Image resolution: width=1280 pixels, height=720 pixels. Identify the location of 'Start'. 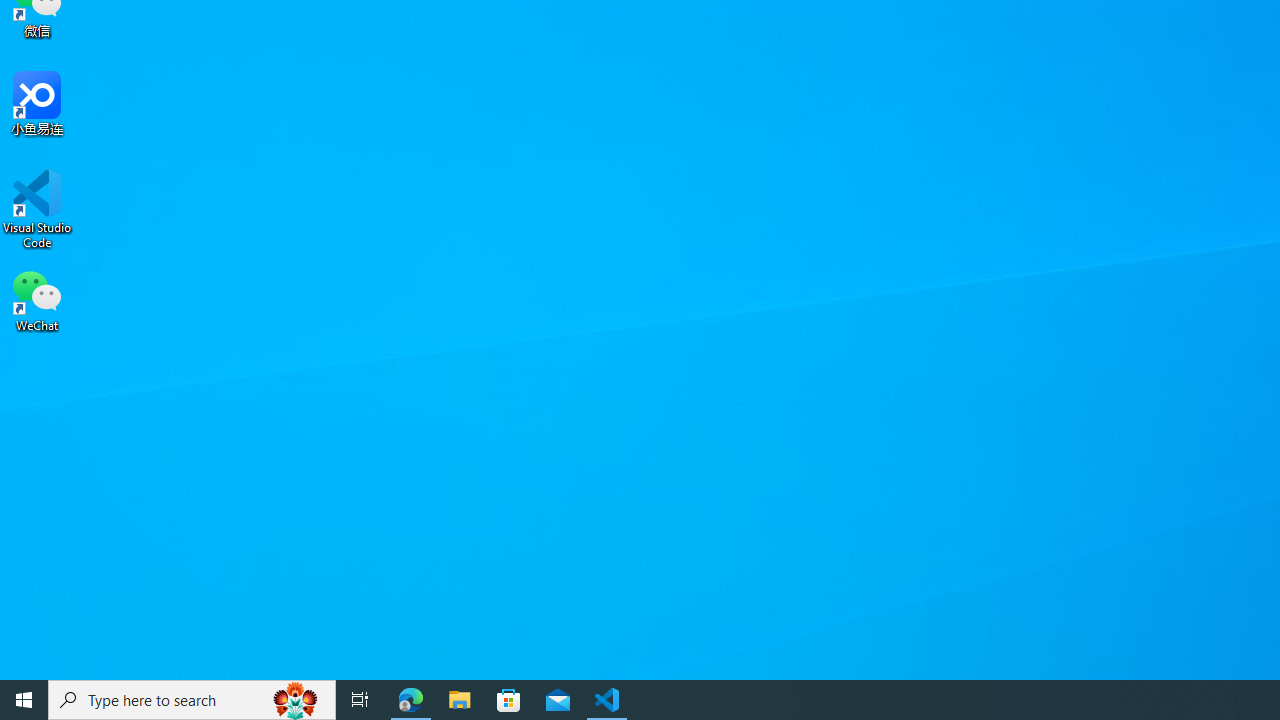
(24, 698).